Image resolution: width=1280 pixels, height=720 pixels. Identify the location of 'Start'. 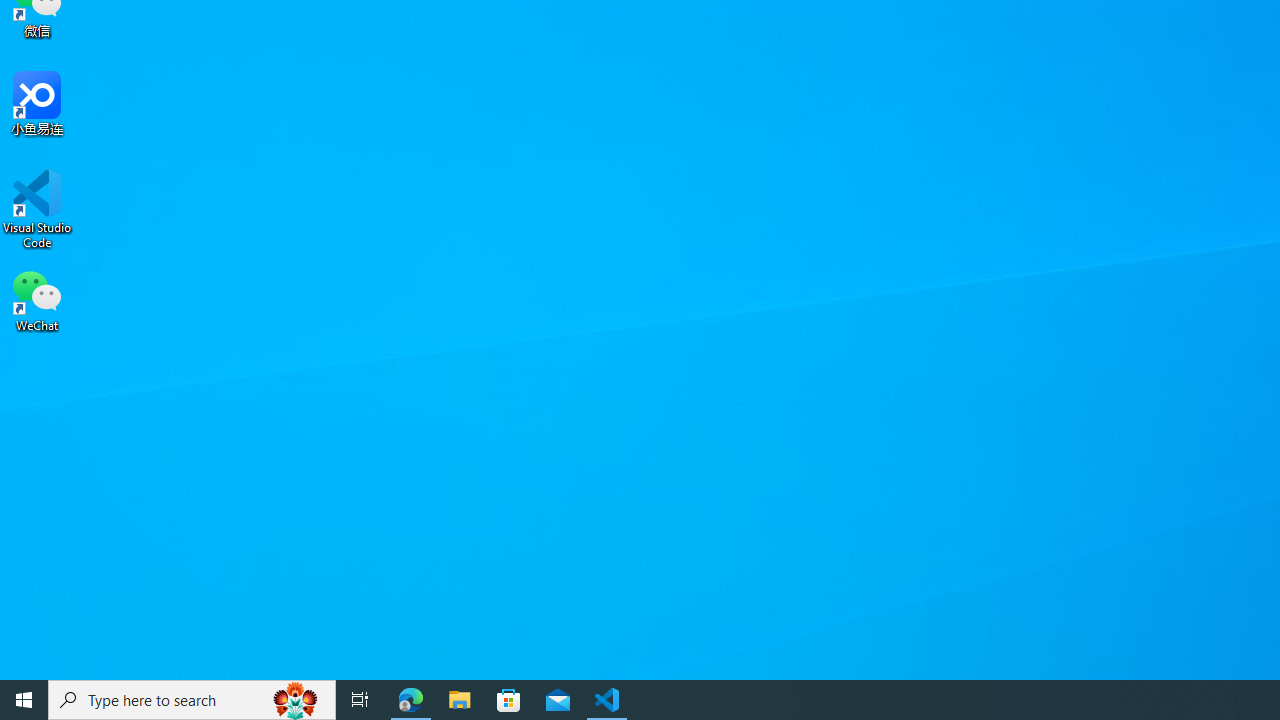
(24, 698).